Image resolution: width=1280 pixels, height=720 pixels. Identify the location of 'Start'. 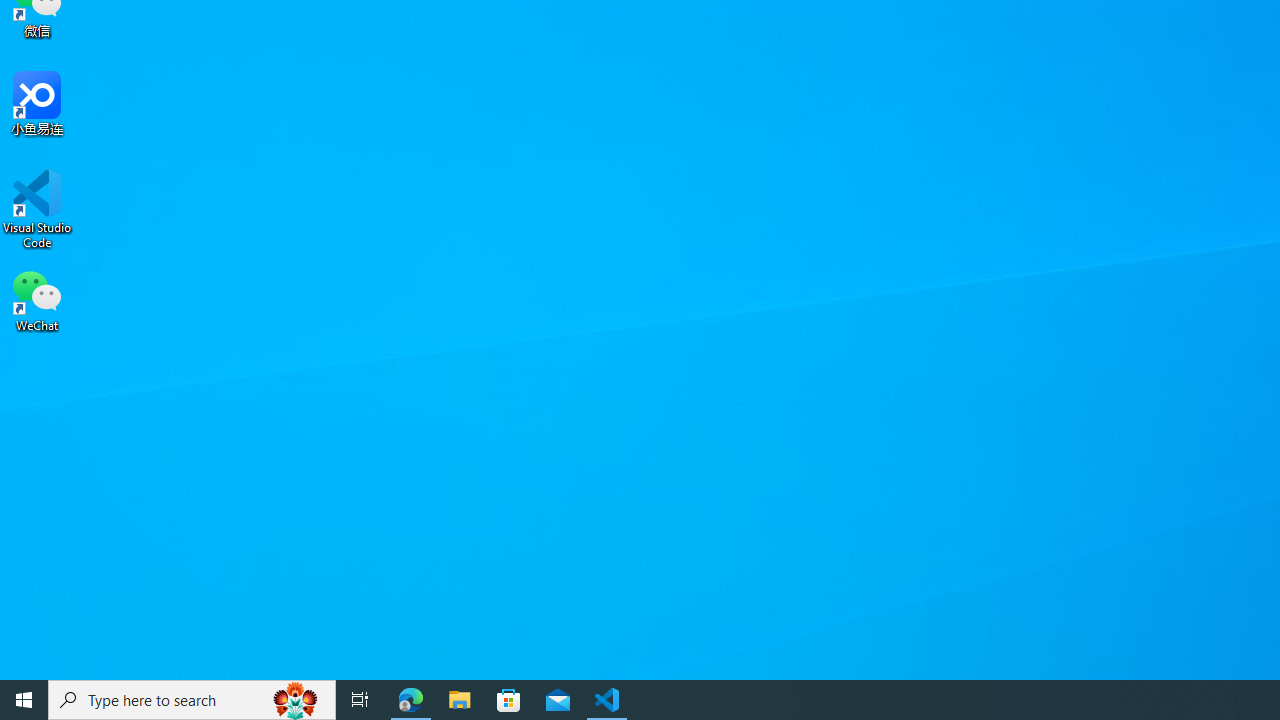
(24, 698).